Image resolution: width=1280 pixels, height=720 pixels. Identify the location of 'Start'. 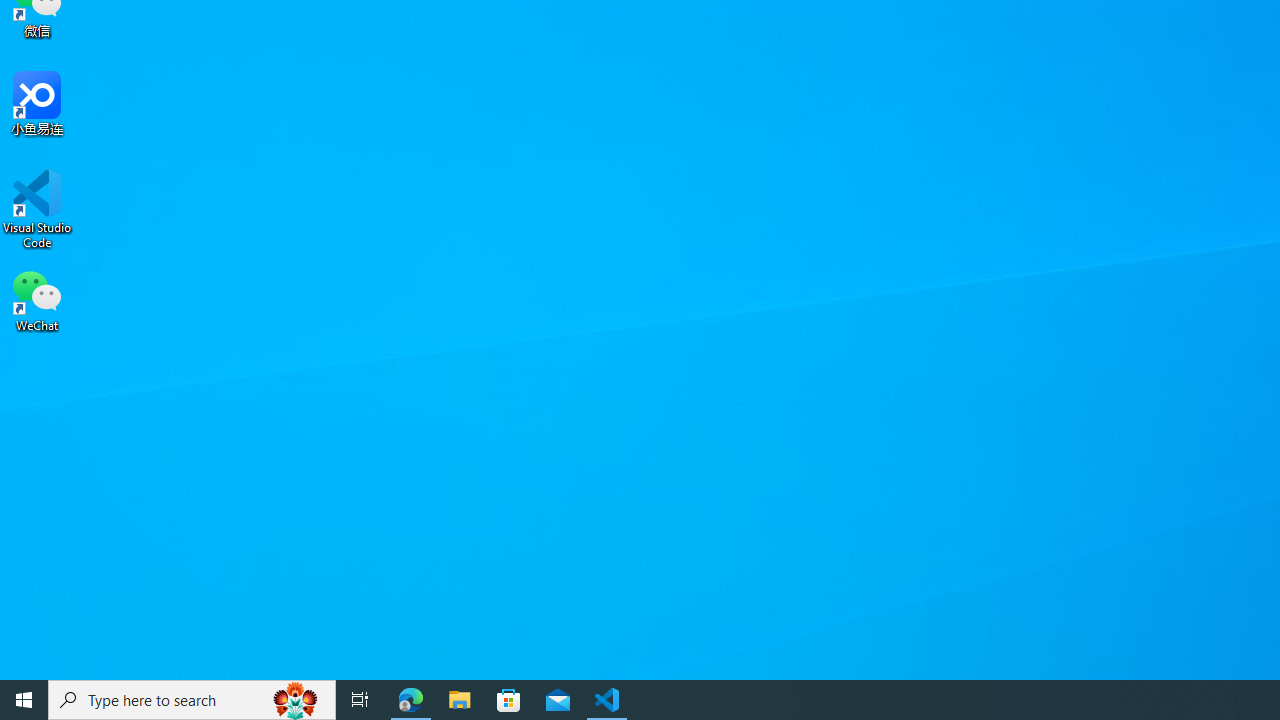
(24, 698).